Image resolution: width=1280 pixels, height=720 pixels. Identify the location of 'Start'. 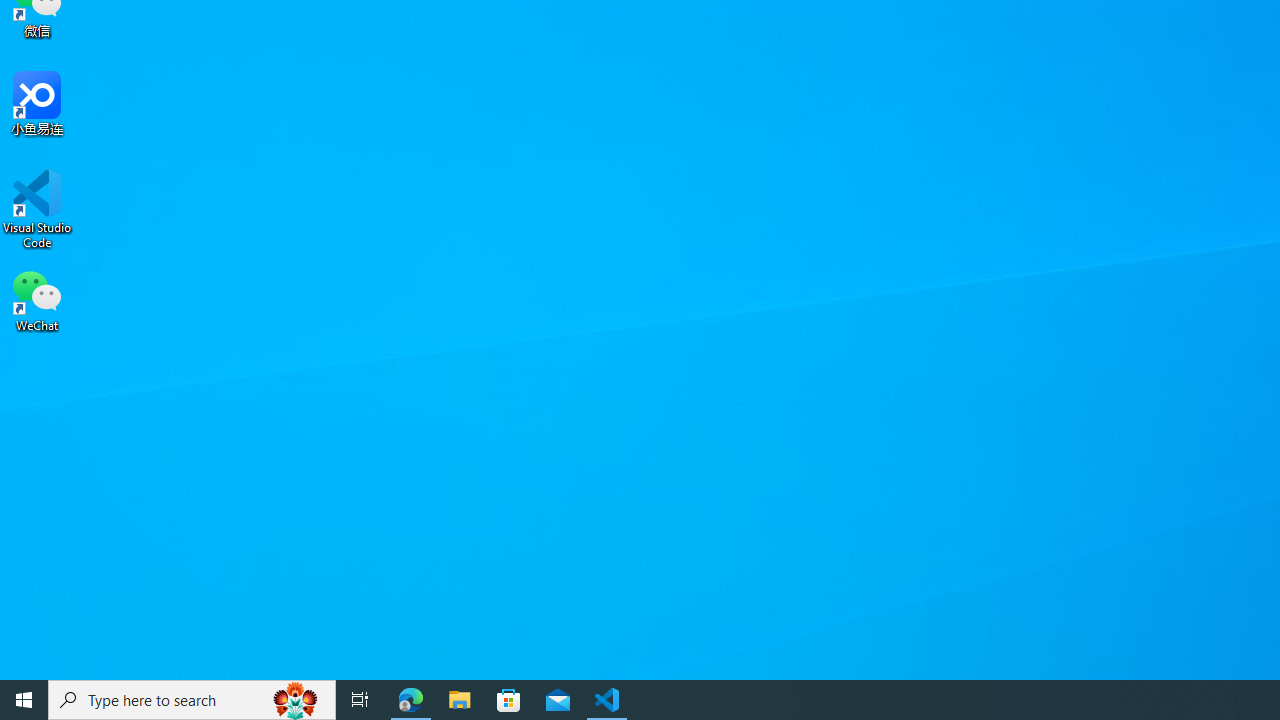
(24, 698).